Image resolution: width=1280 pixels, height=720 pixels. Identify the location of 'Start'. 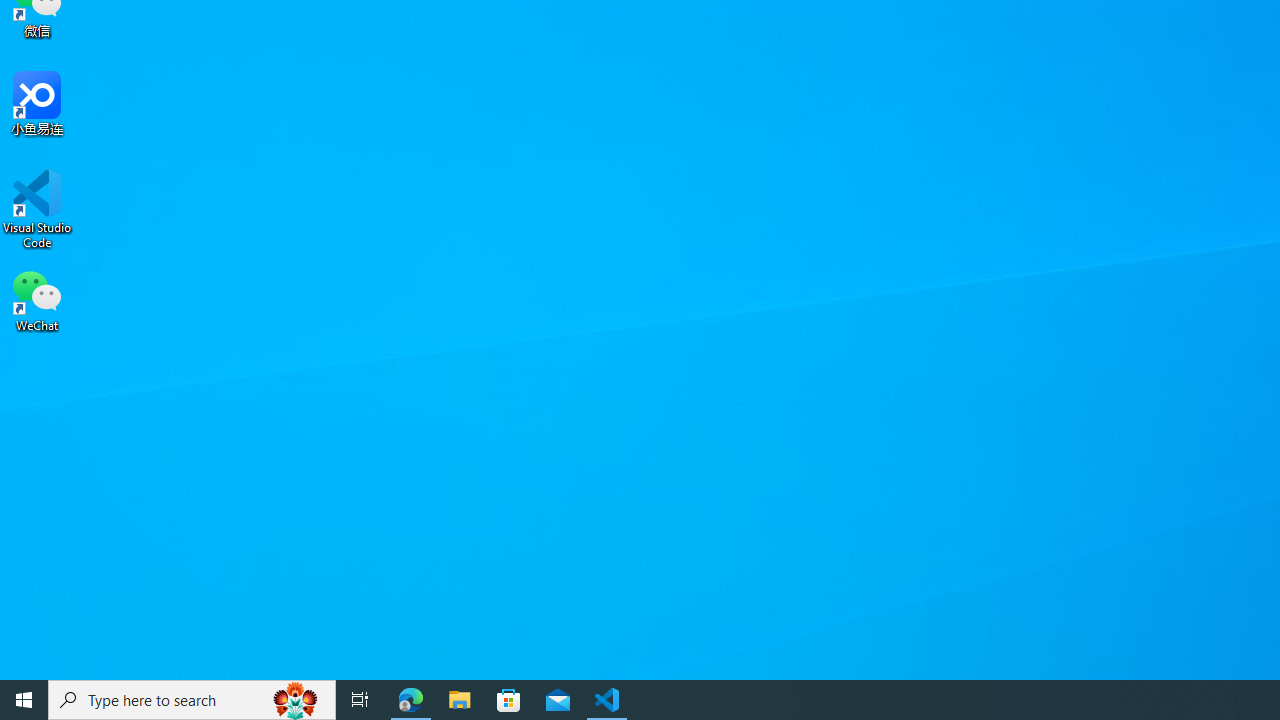
(24, 698).